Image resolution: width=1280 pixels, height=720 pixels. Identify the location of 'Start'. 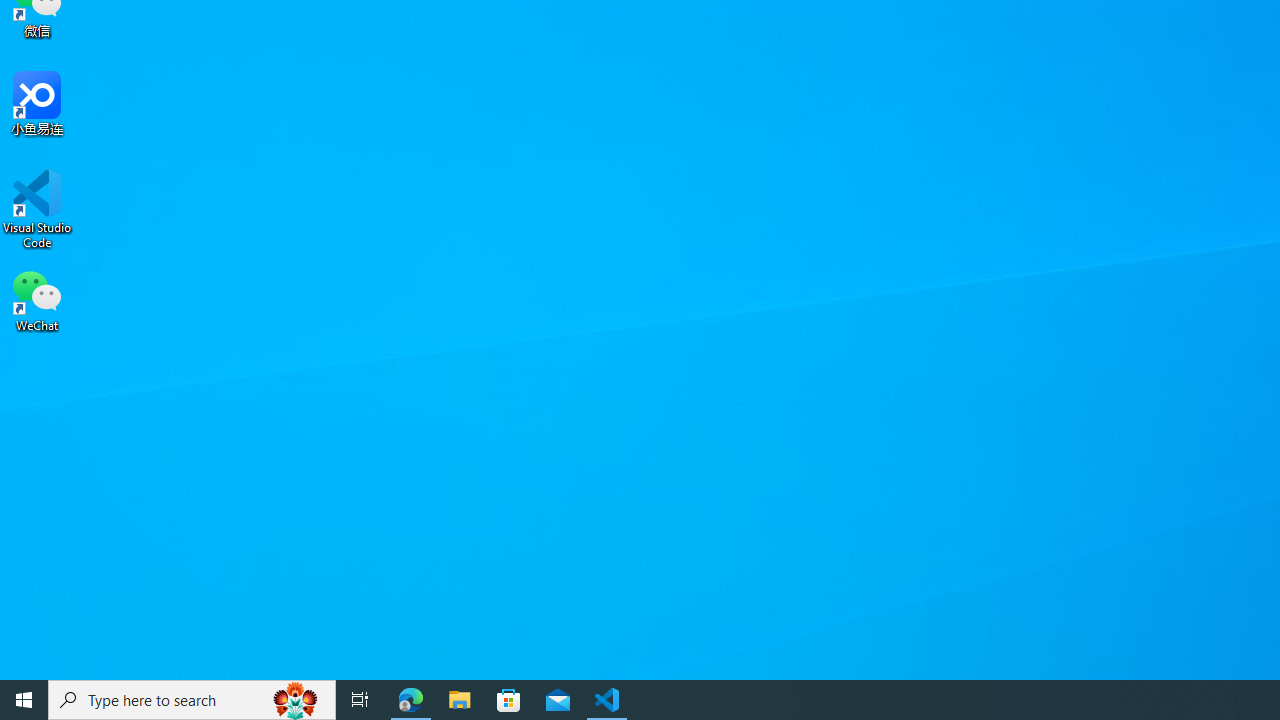
(24, 698).